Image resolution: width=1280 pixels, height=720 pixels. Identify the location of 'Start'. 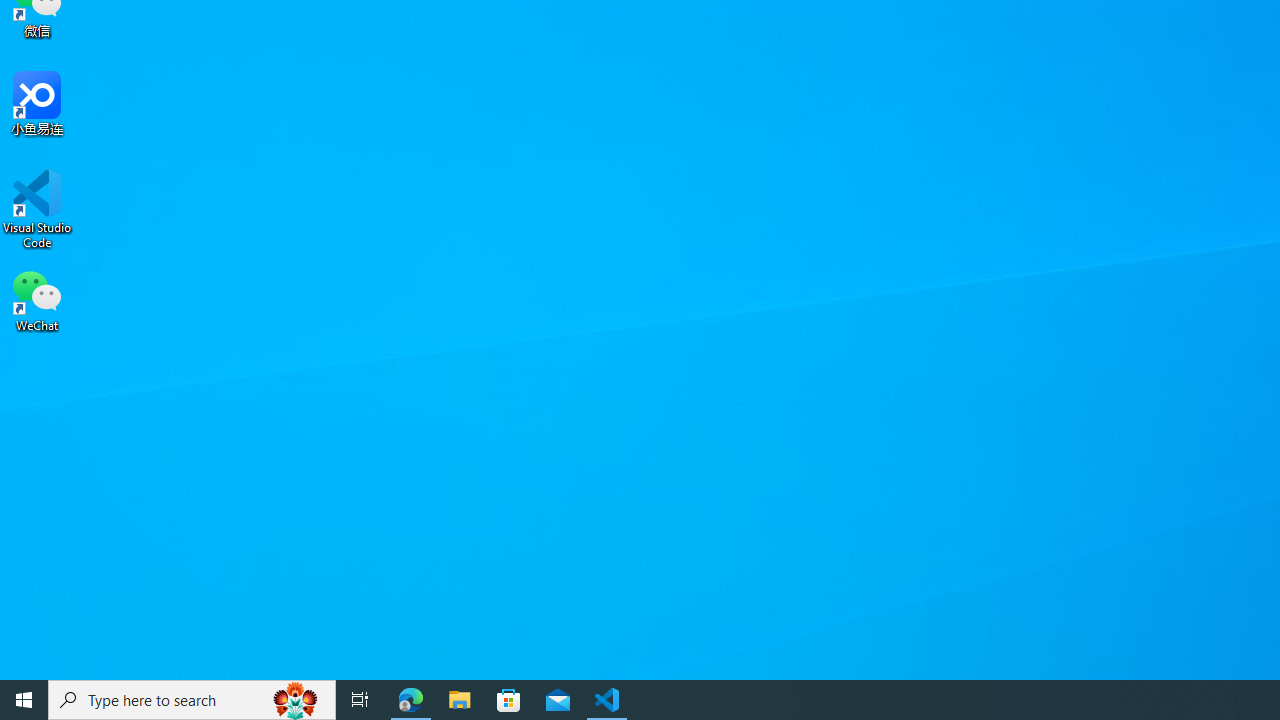
(24, 698).